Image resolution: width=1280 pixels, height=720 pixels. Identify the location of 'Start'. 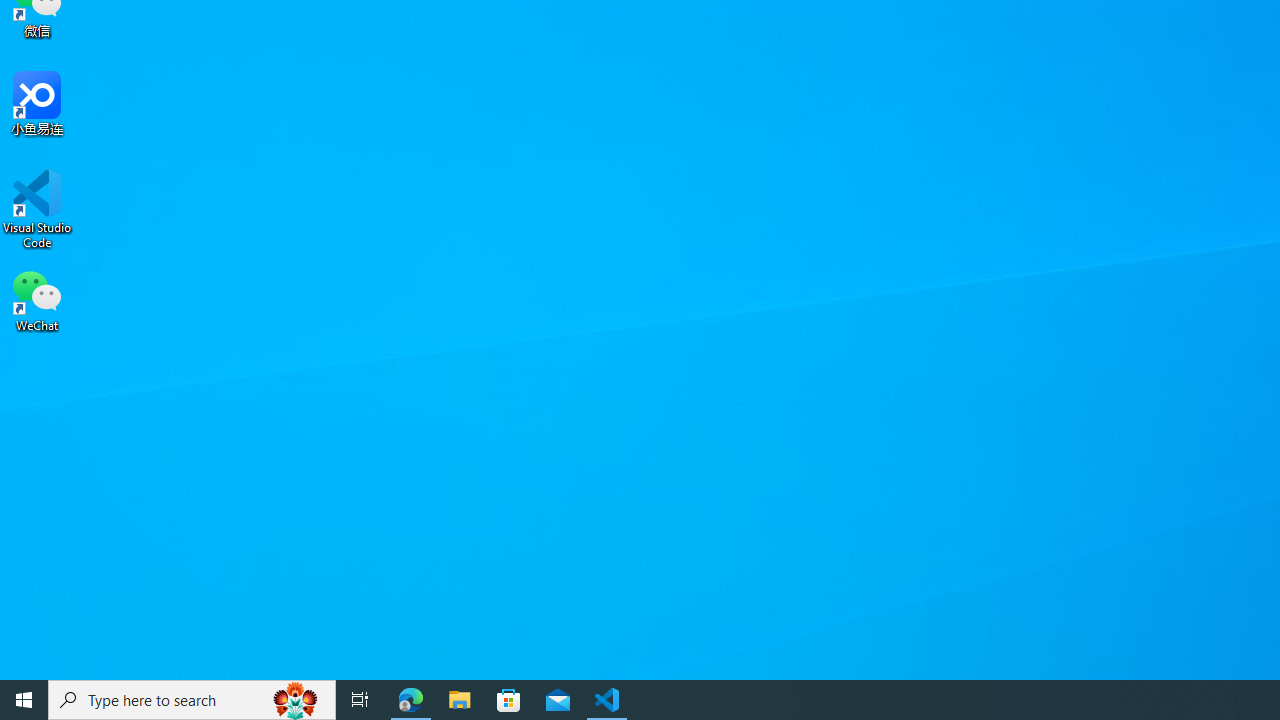
(24, 698).